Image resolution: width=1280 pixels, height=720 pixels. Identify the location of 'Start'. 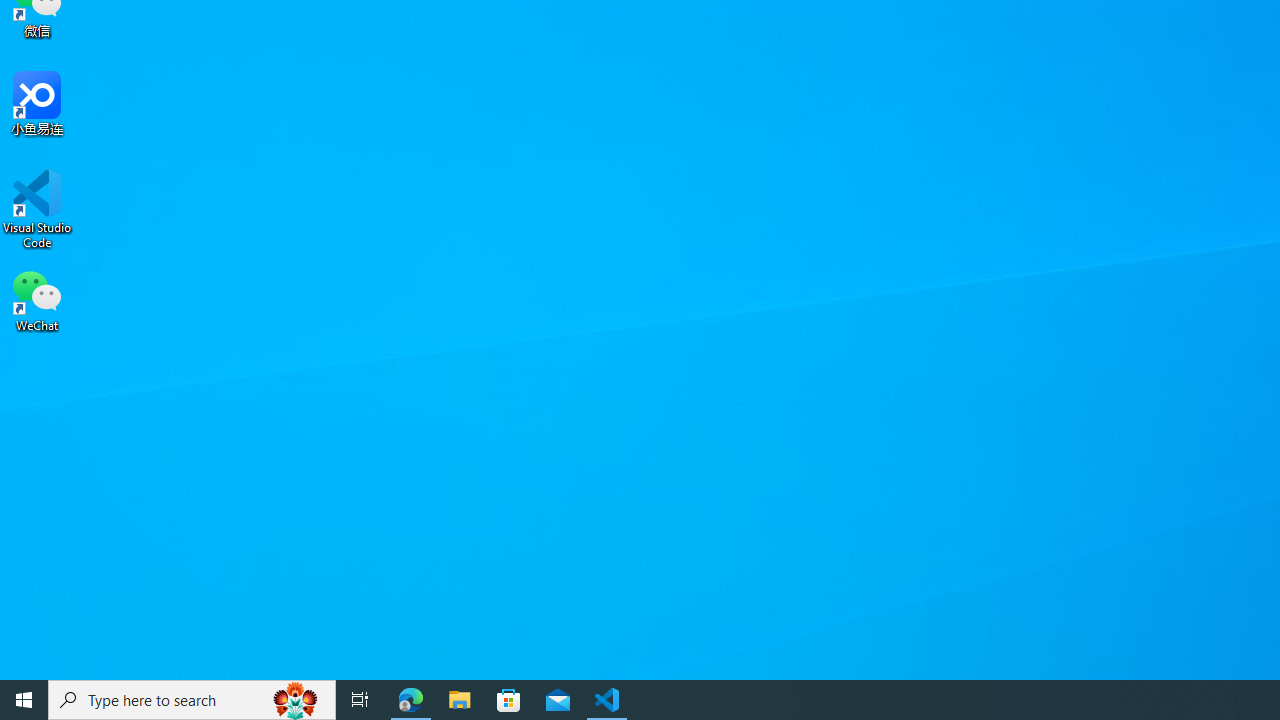
(24, 698).